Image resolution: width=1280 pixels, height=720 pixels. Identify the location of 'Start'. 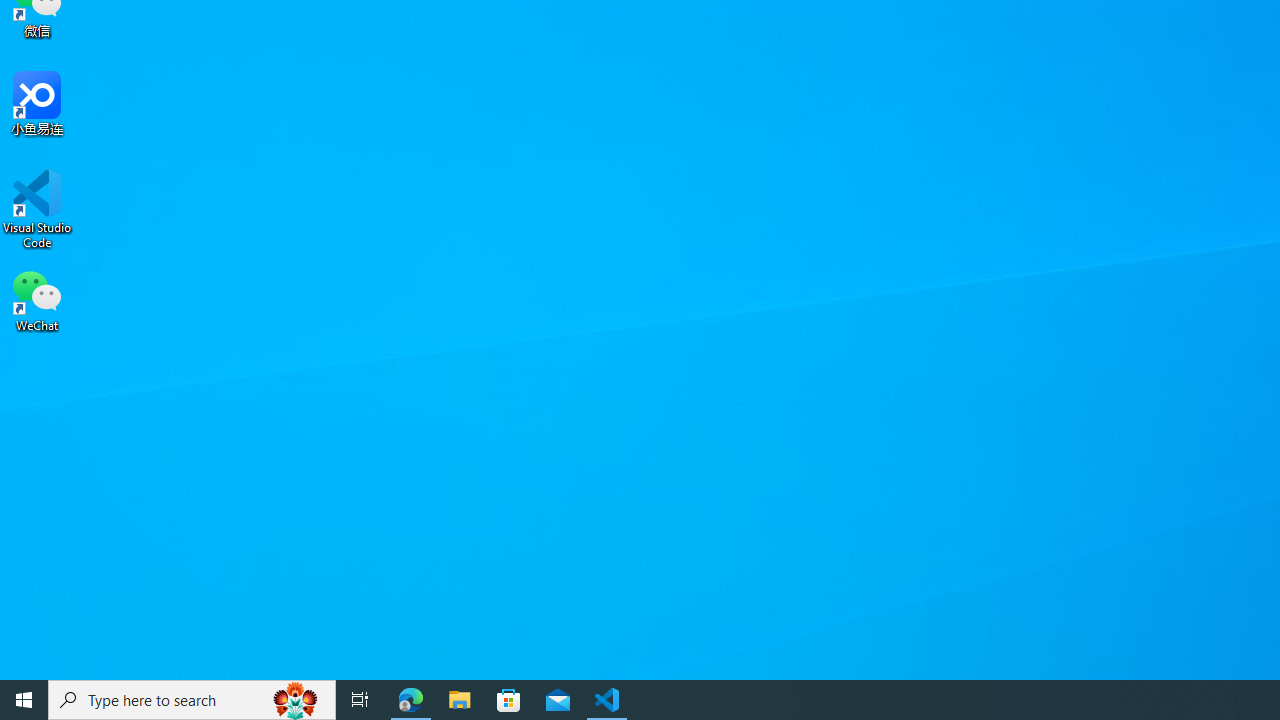
(24, 698).